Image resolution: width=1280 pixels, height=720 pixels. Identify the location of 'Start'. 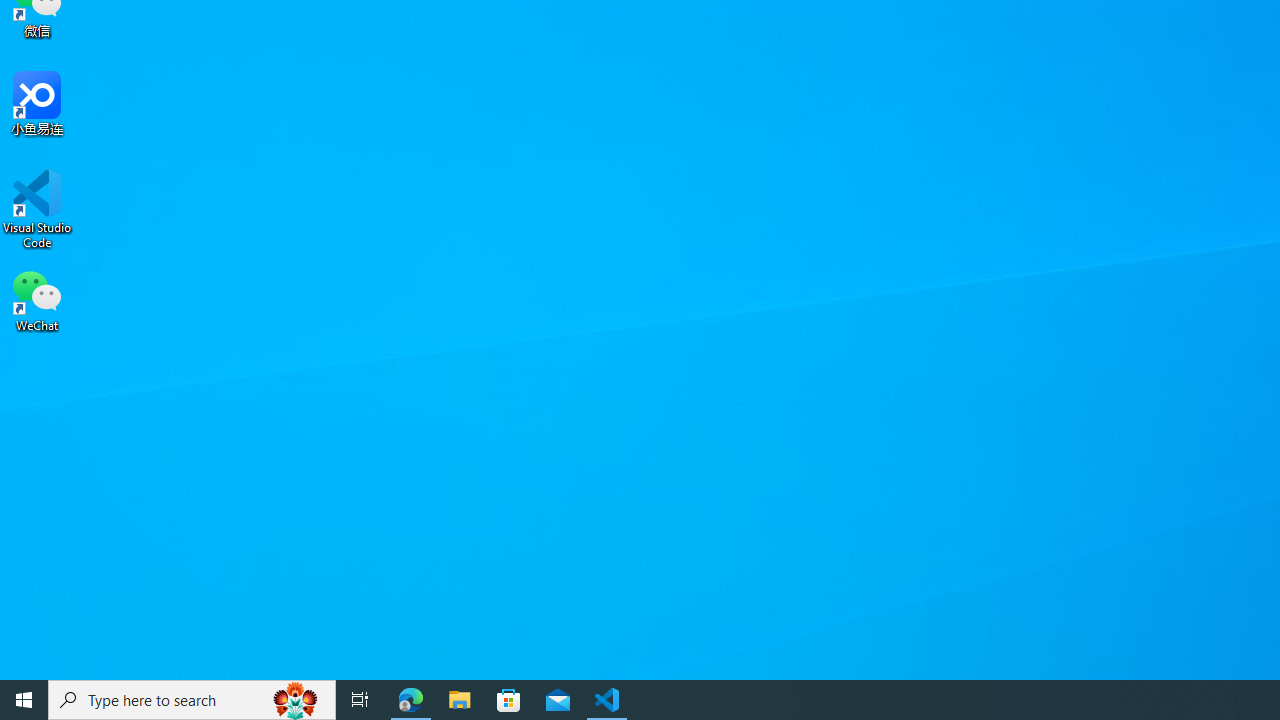
(24, 698).